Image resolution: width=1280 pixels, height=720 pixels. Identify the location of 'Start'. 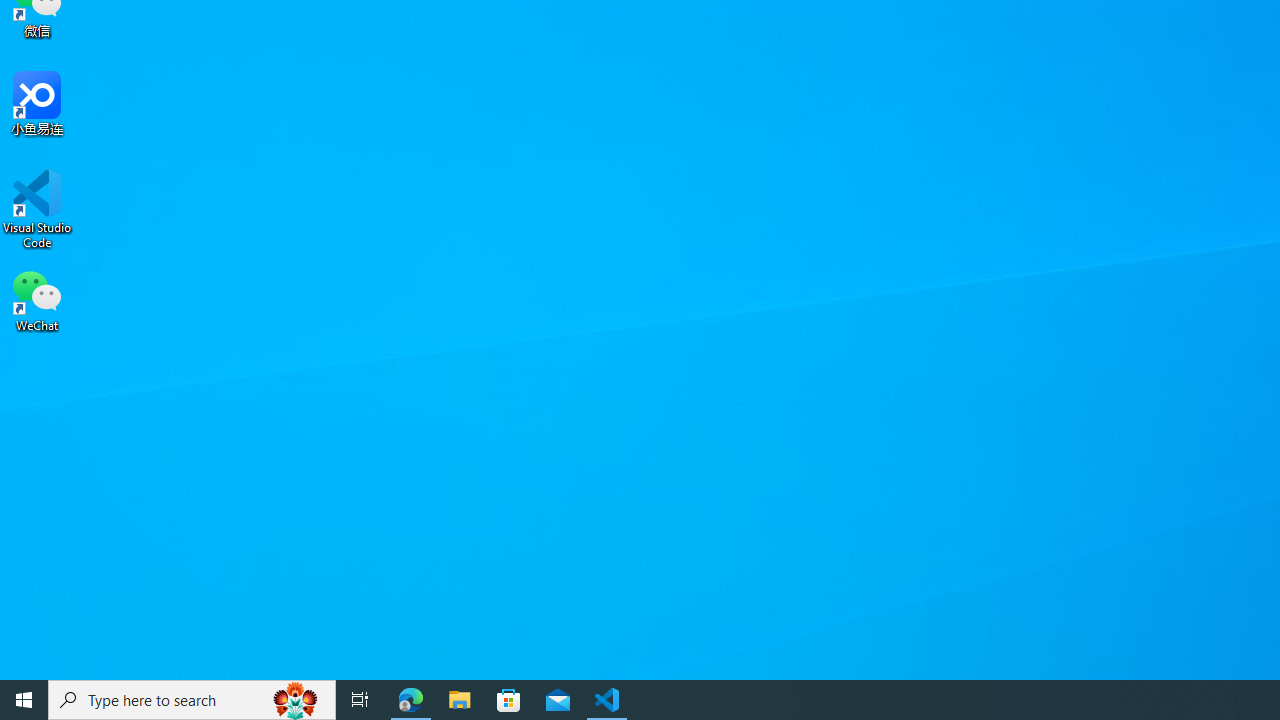
(24, 698).